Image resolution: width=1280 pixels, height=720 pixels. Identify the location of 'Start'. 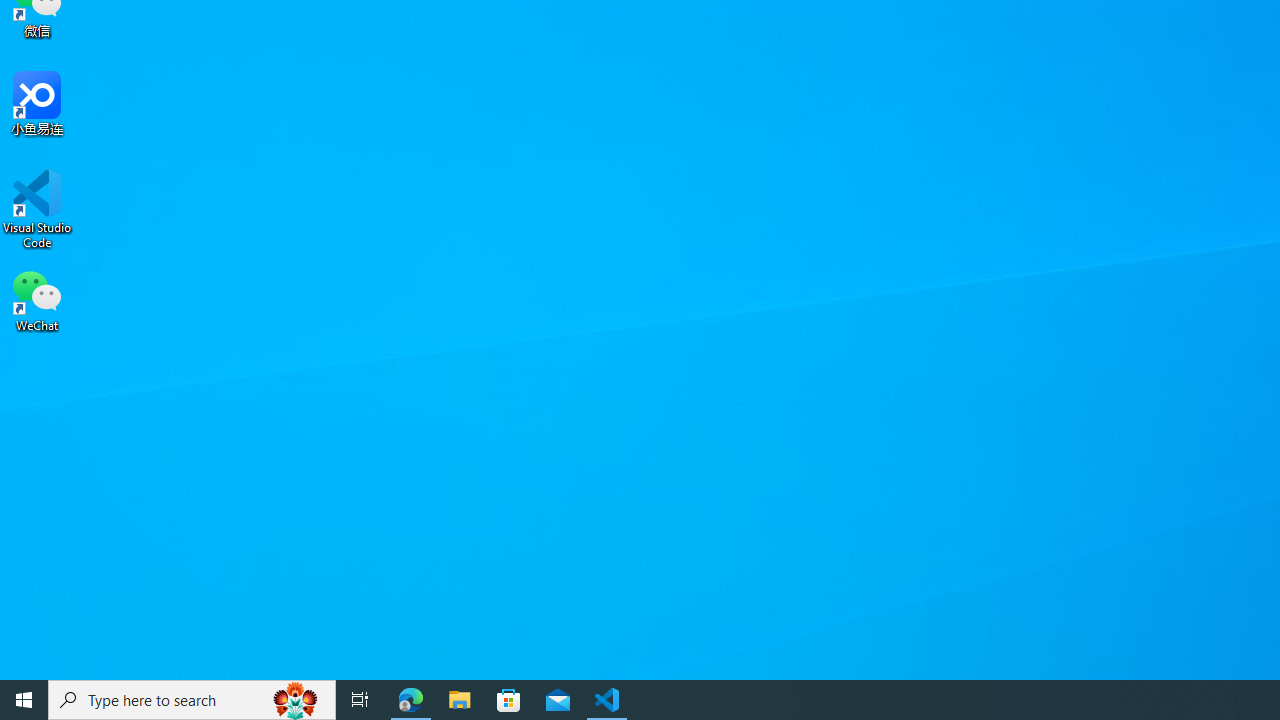
(24, 698).